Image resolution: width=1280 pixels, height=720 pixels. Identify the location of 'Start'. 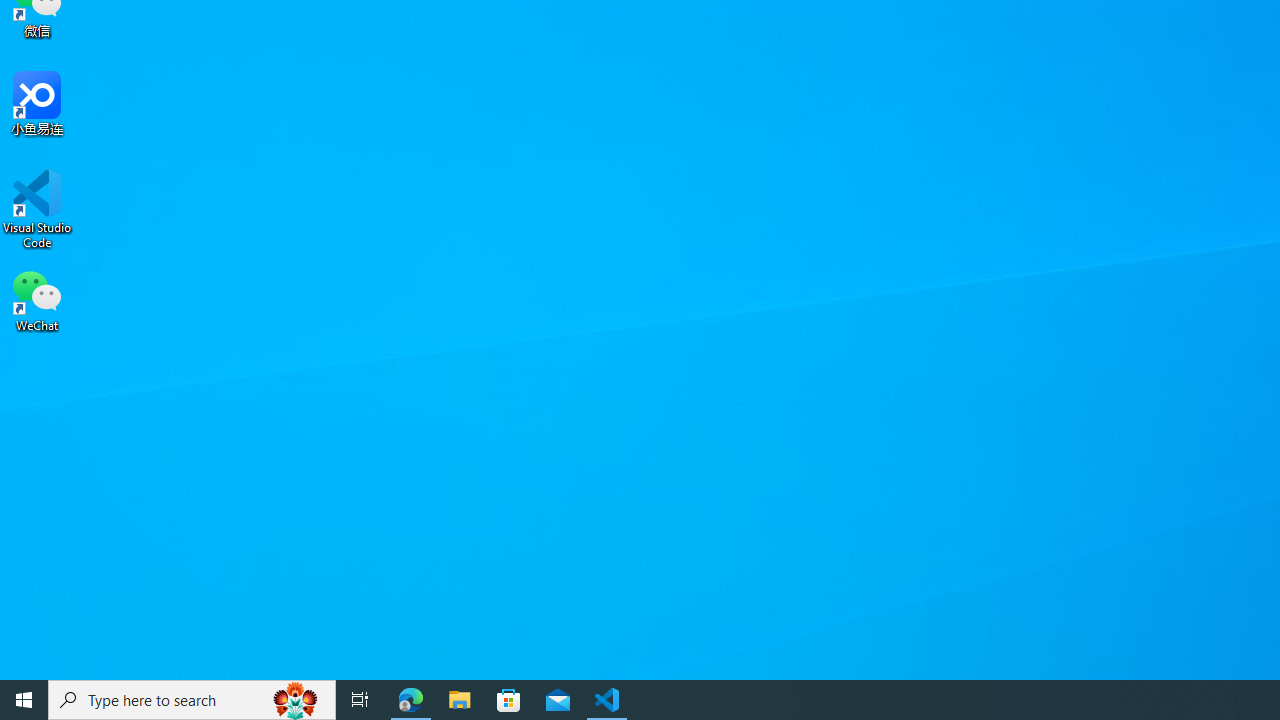
(24, 698).